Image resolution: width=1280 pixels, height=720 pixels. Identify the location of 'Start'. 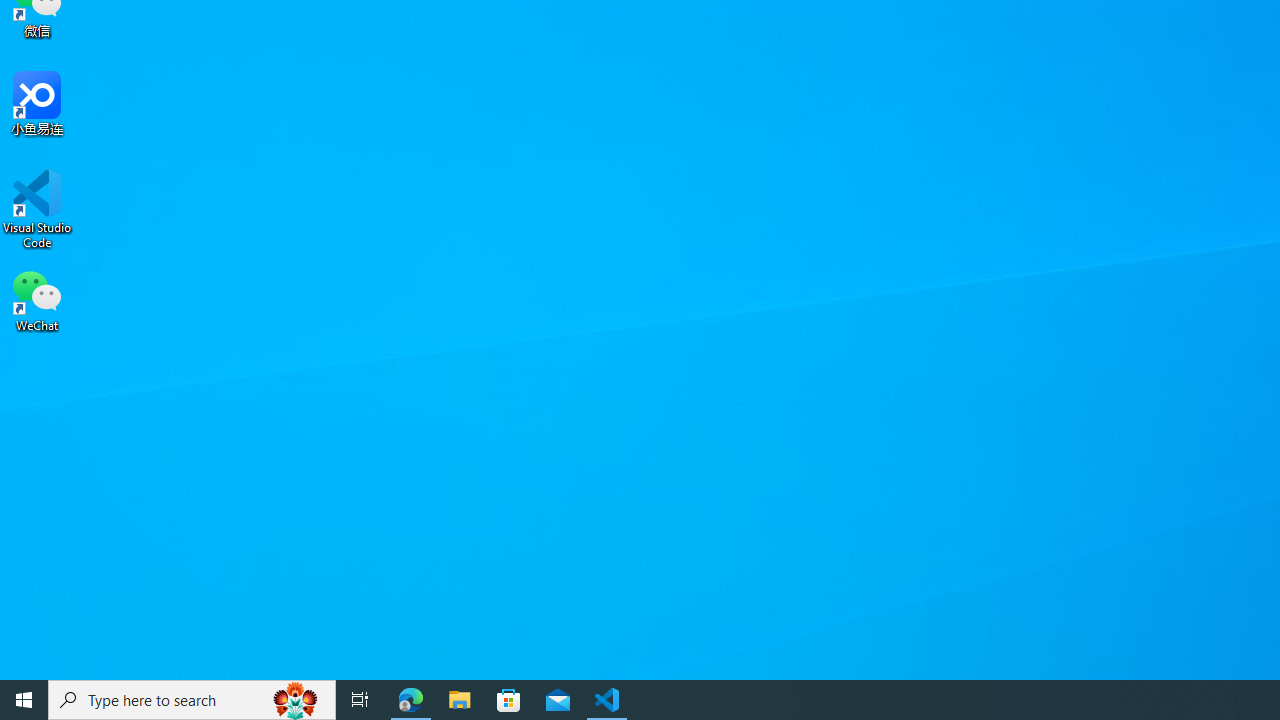
(24, 698).